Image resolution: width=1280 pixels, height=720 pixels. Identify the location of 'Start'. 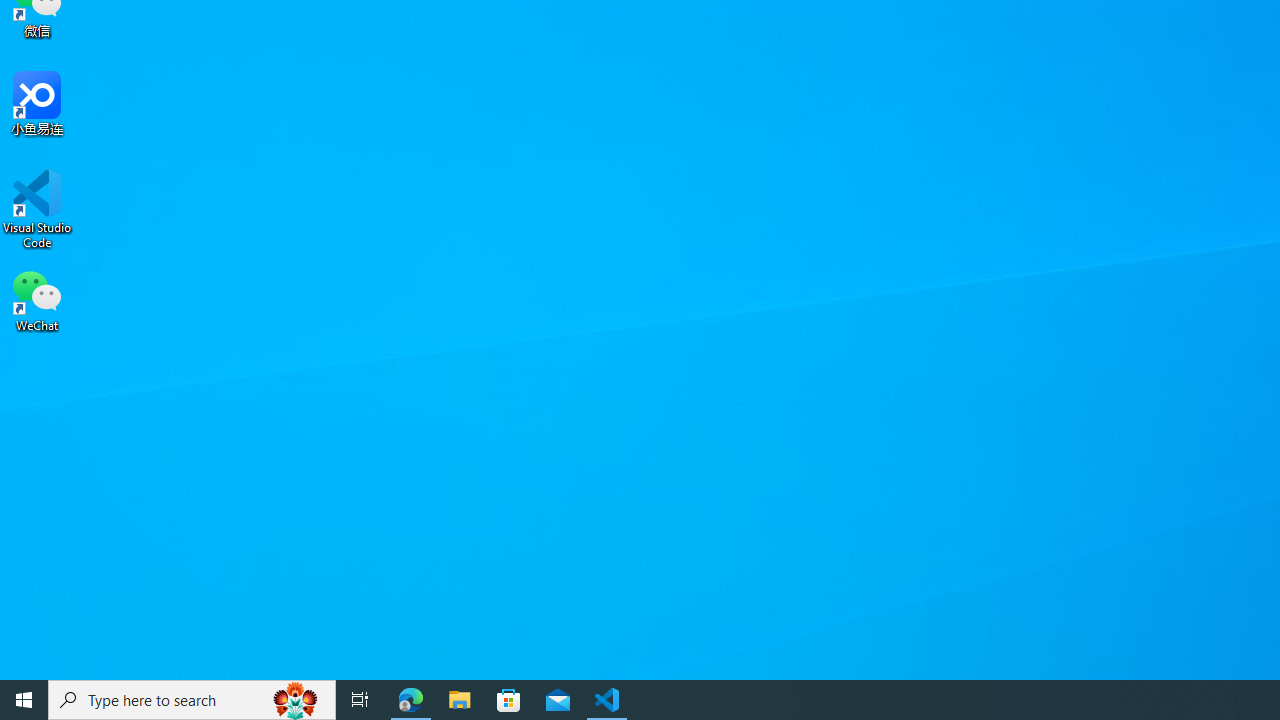
(24, 698).